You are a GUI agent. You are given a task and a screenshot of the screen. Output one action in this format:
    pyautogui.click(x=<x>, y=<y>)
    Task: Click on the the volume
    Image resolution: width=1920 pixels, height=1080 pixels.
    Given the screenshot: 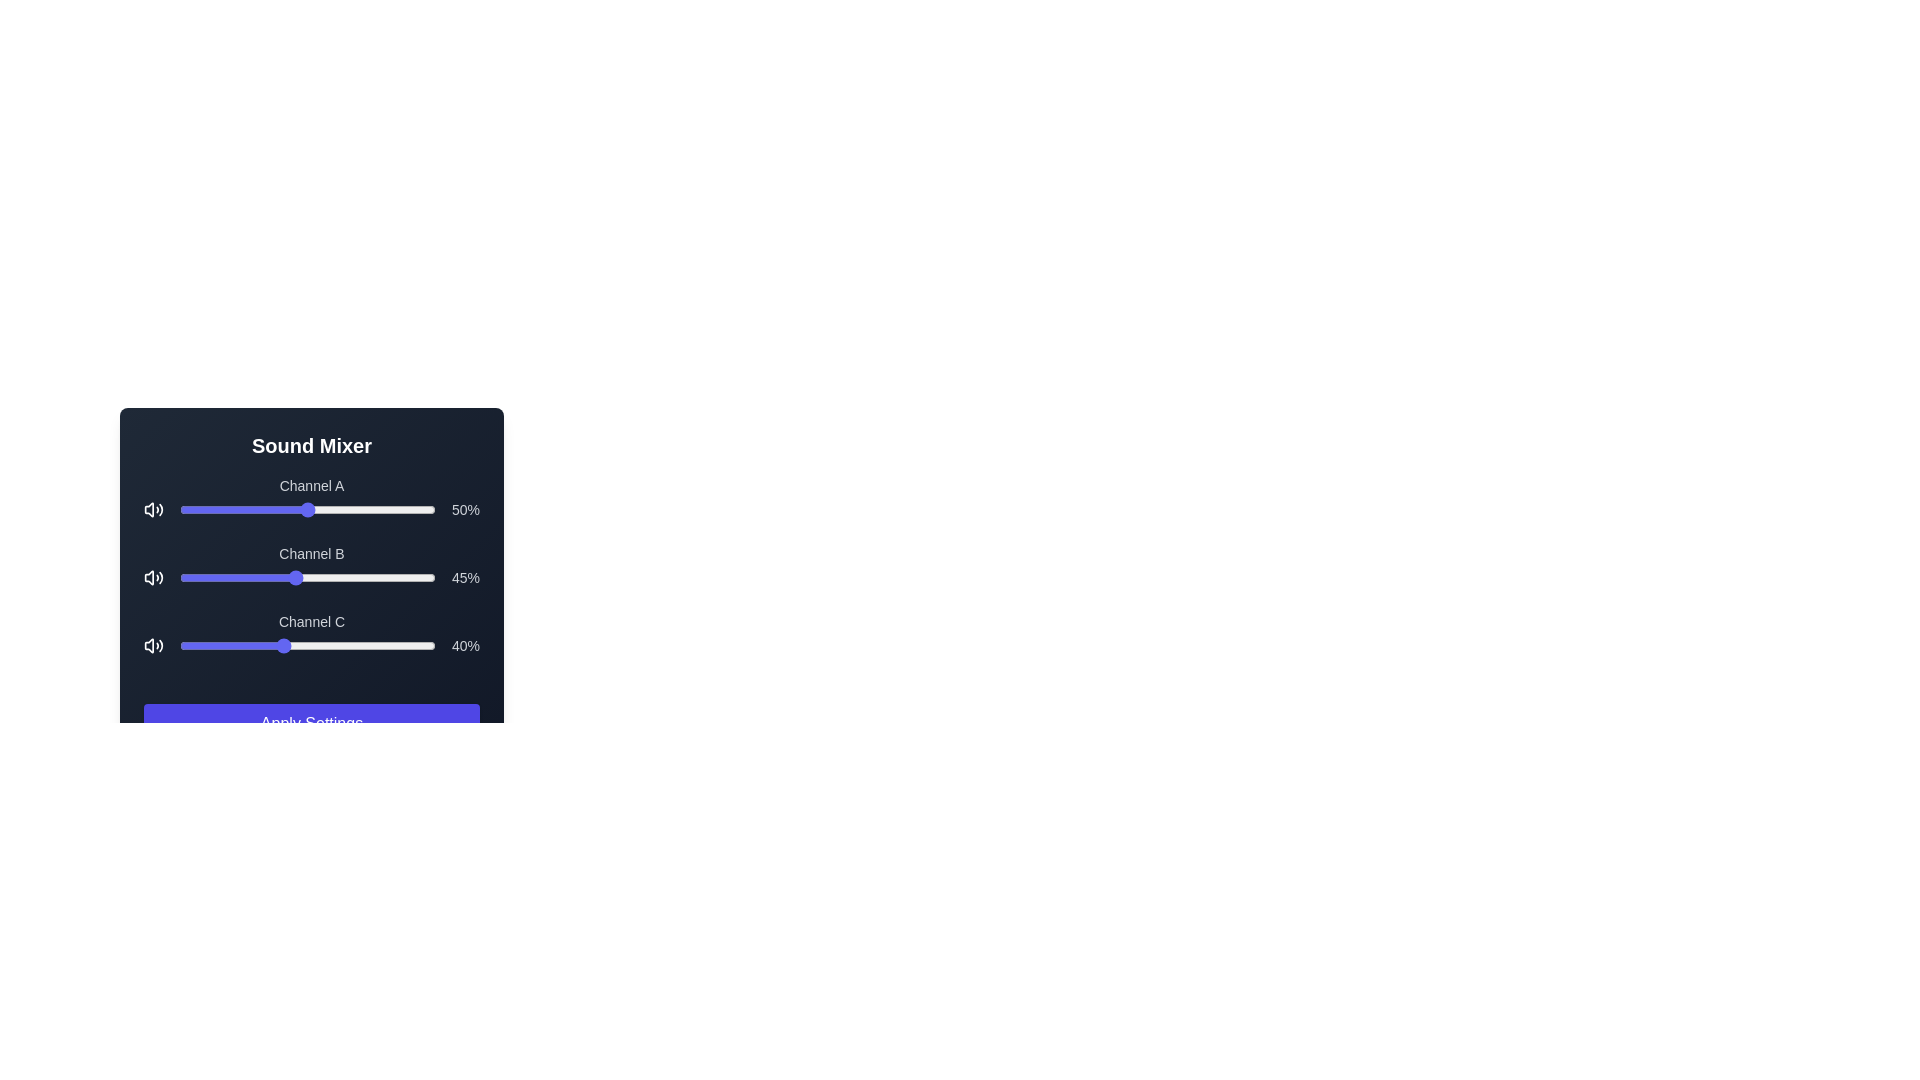 What is the action you would take?
    pyautogui.click(x=283, y=508)
    